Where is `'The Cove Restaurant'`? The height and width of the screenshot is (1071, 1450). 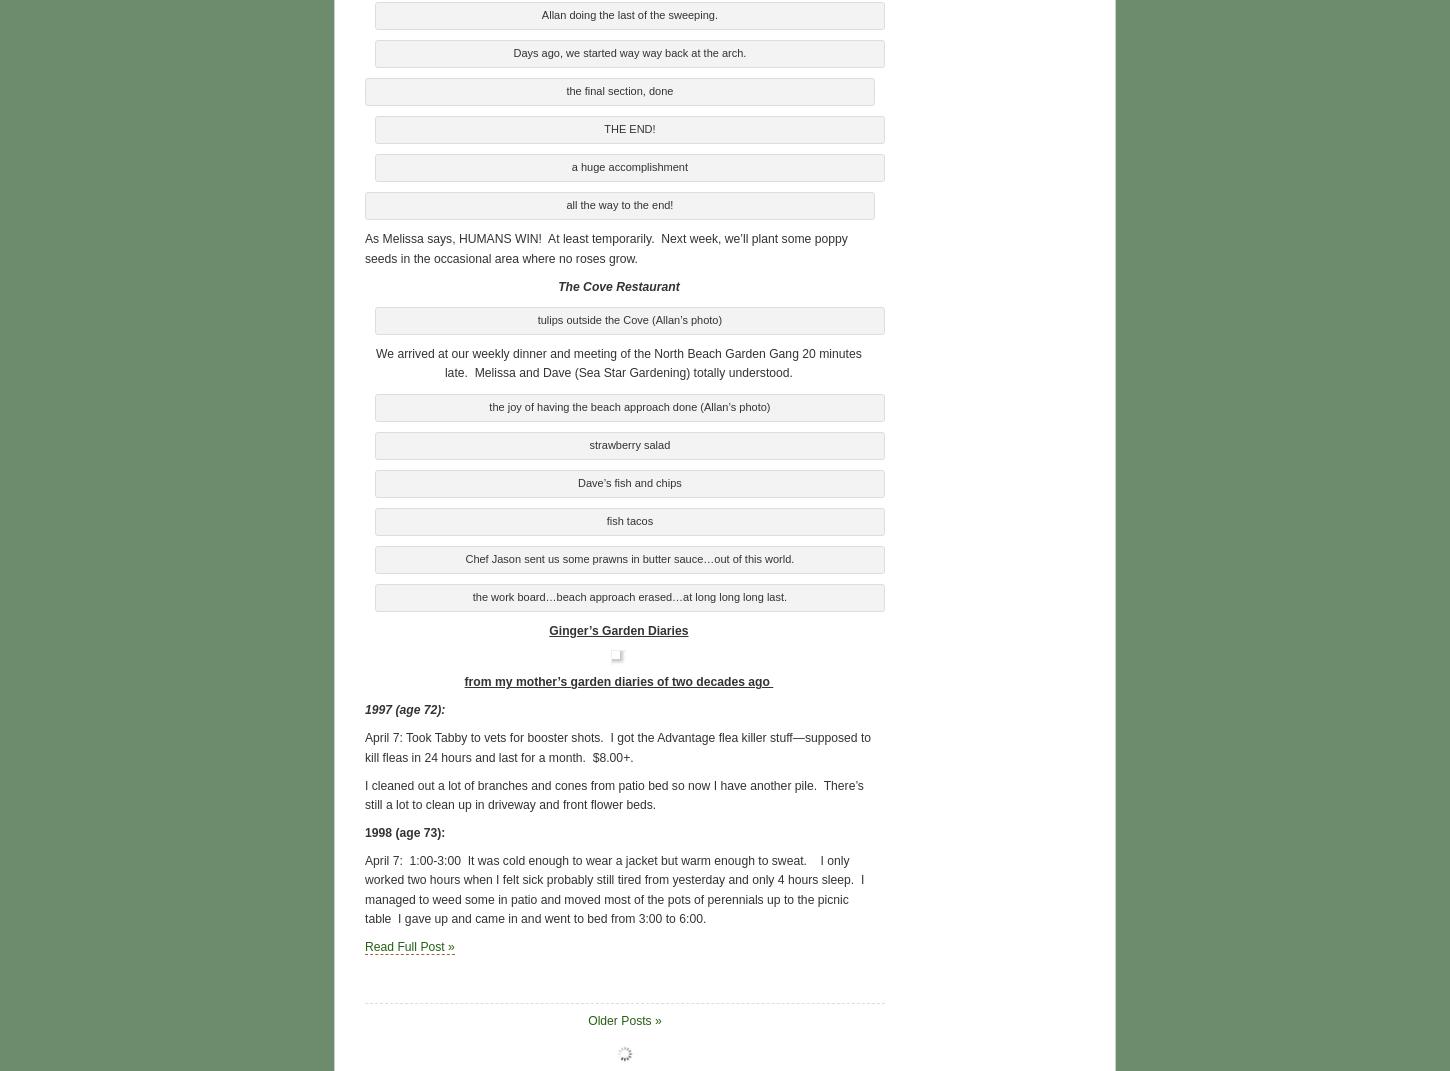 'The Cove Restaurant' is located at coordinates (617, 284).